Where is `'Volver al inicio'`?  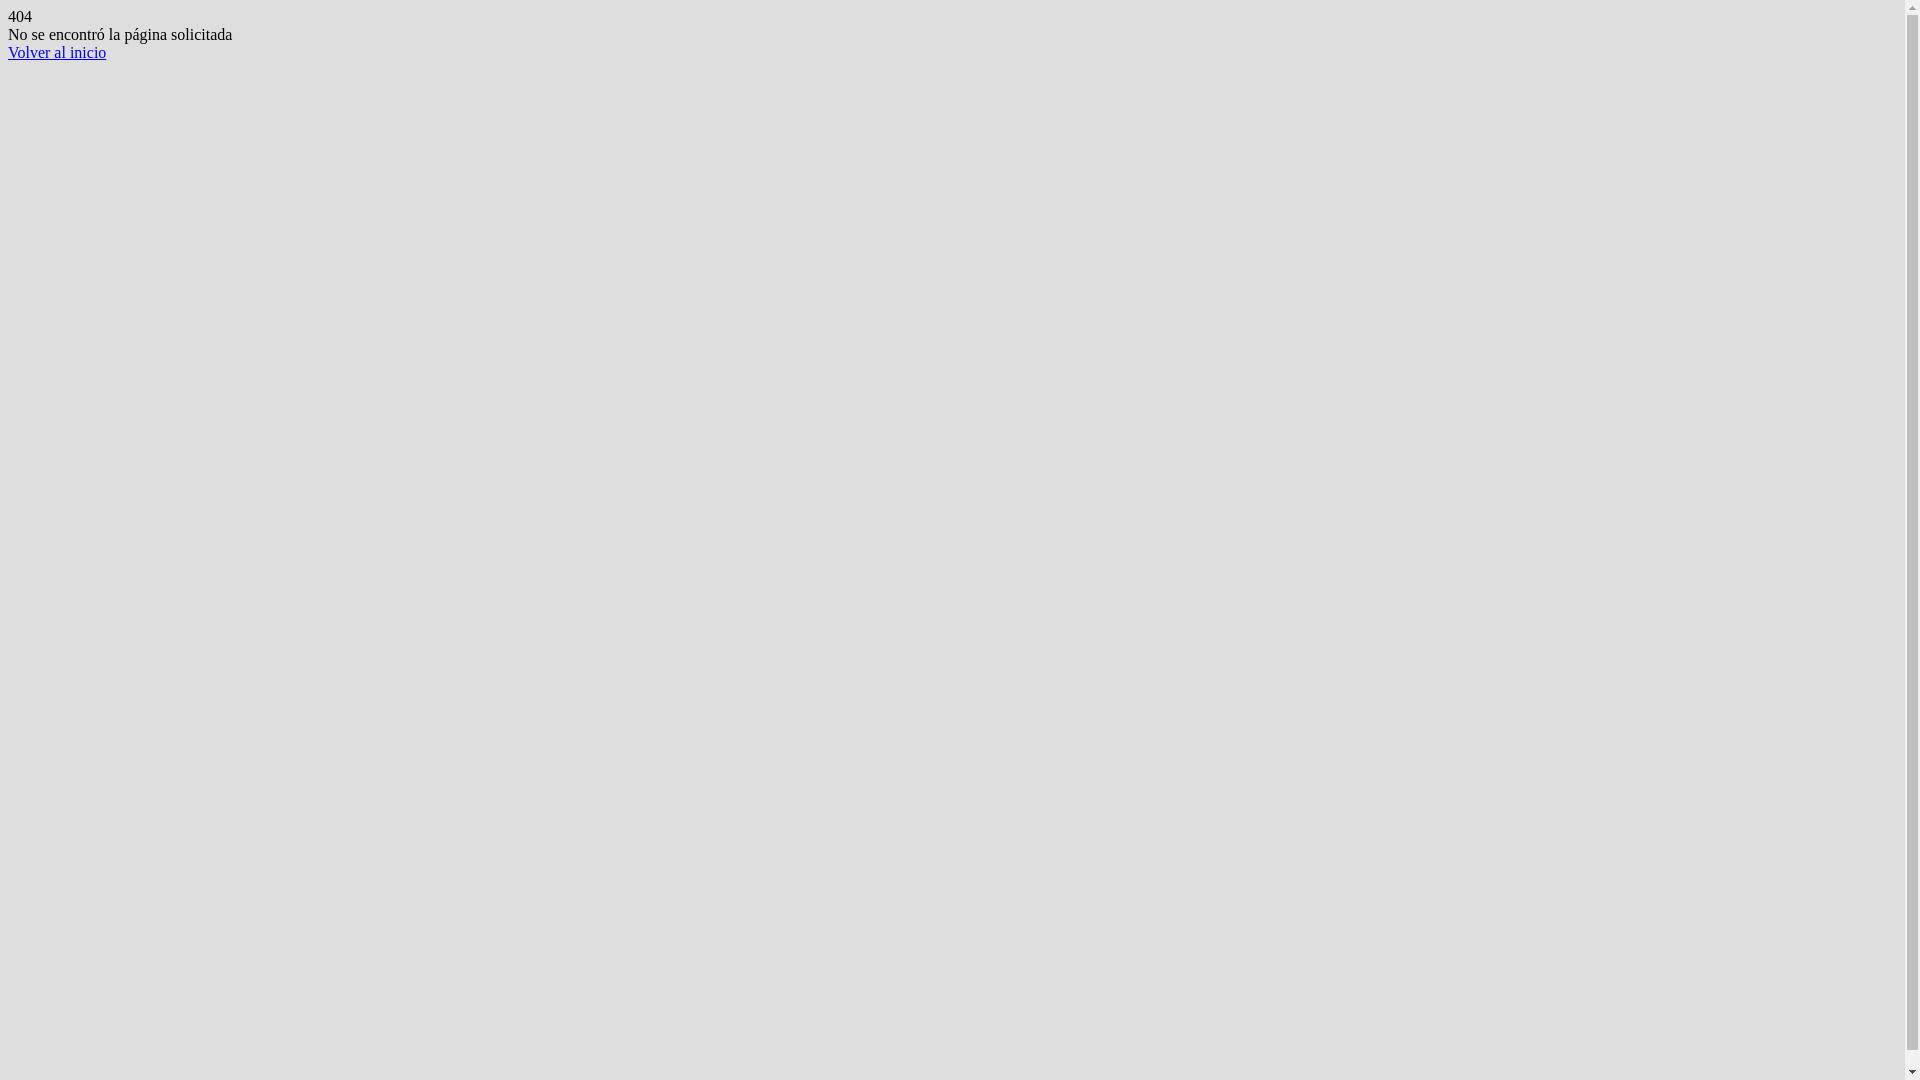 'Volver al inicio' is located at coordinates (57, 51).